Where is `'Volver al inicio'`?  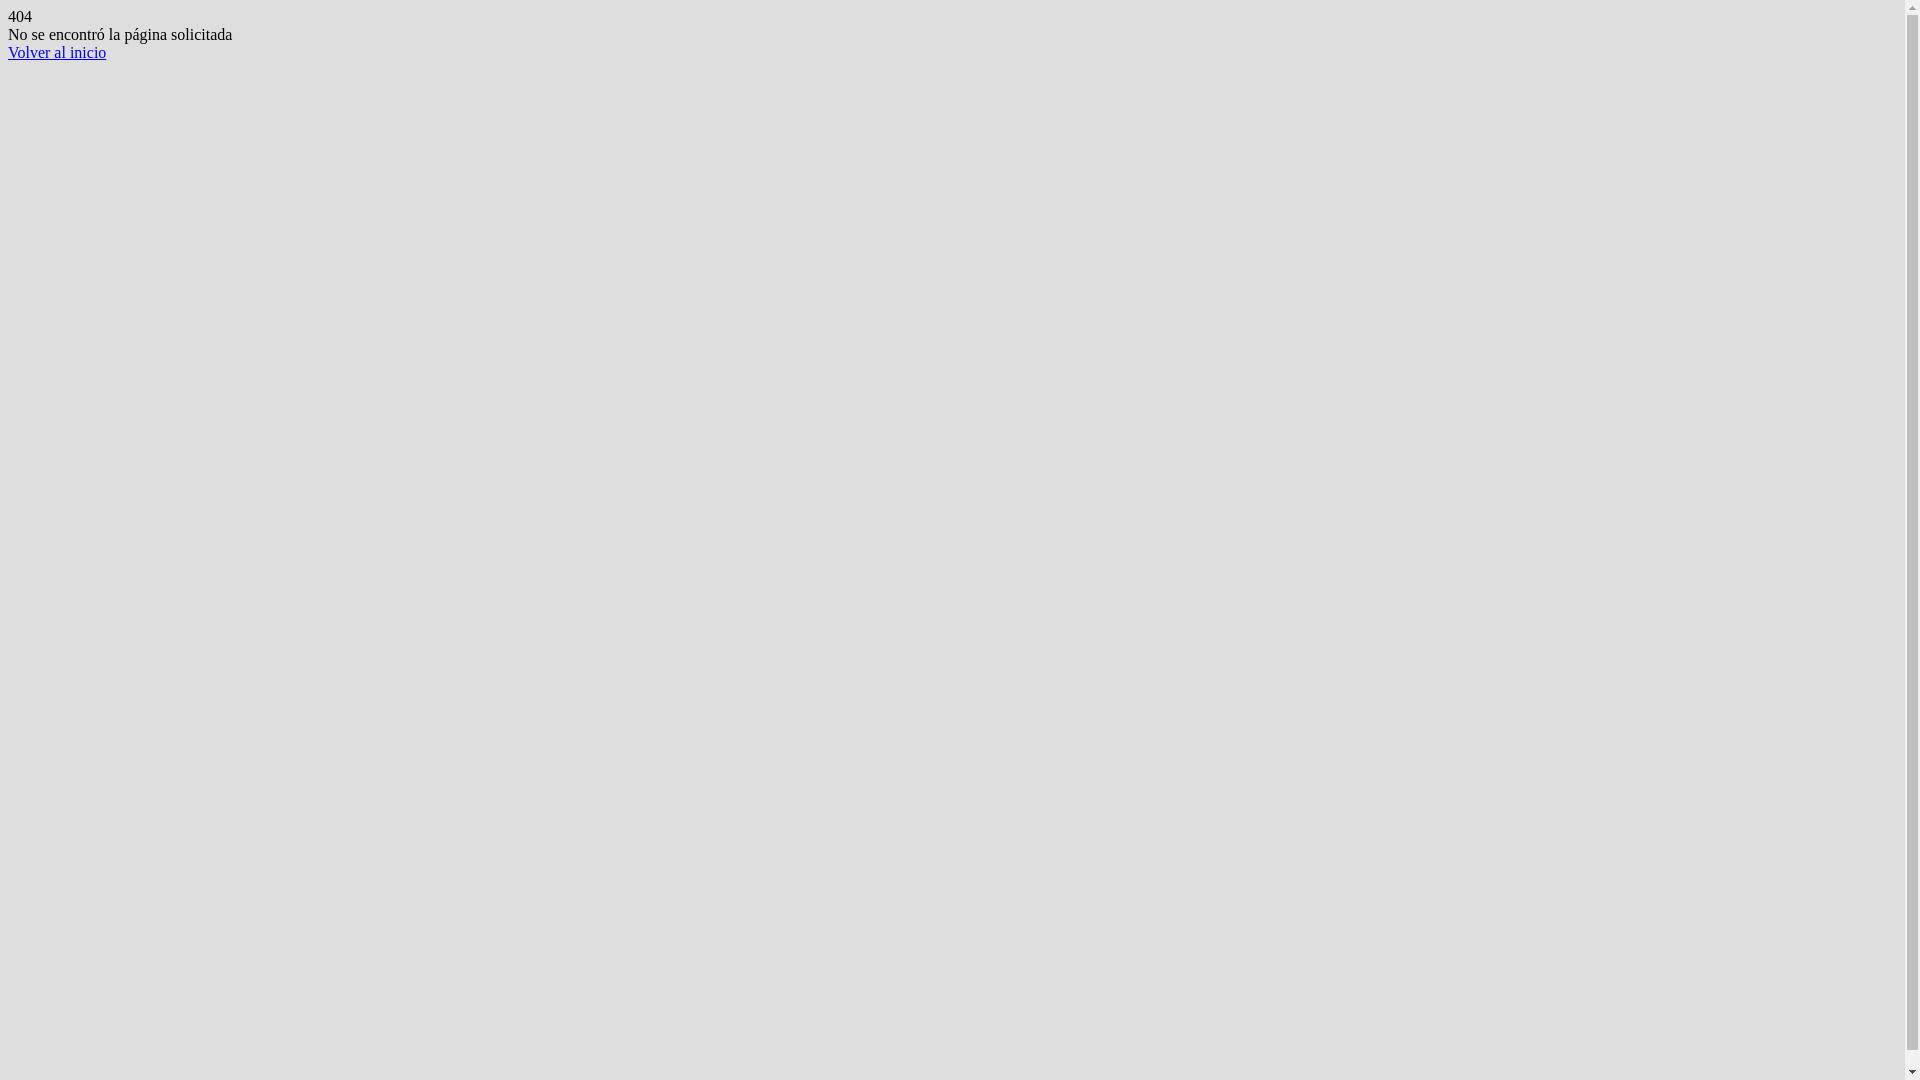 'Volver al inicio' is located at coordinates (57, 51).